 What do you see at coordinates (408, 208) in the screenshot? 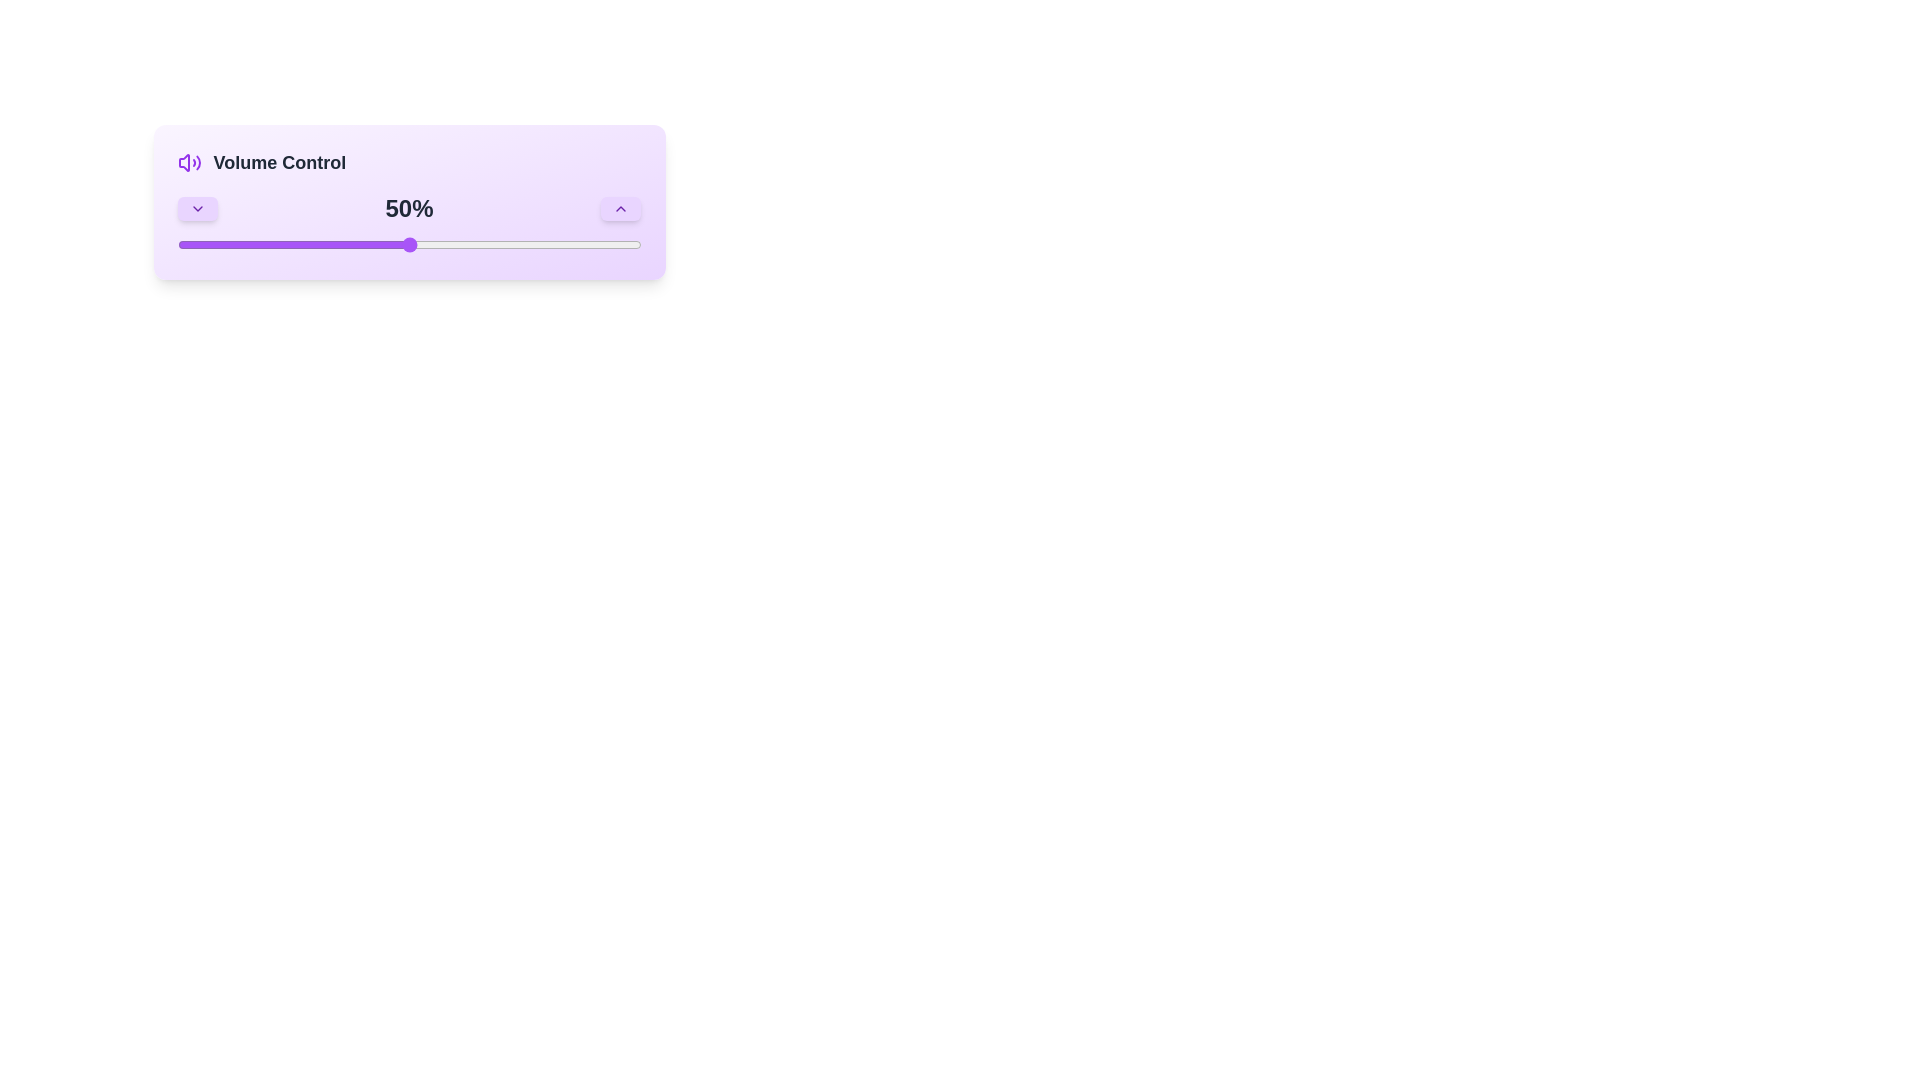
I see `the text display showing '50%' in a large, bold font with dark gray color on a light purple background, located between two arrow buttons` at bounding box center [408, 208].